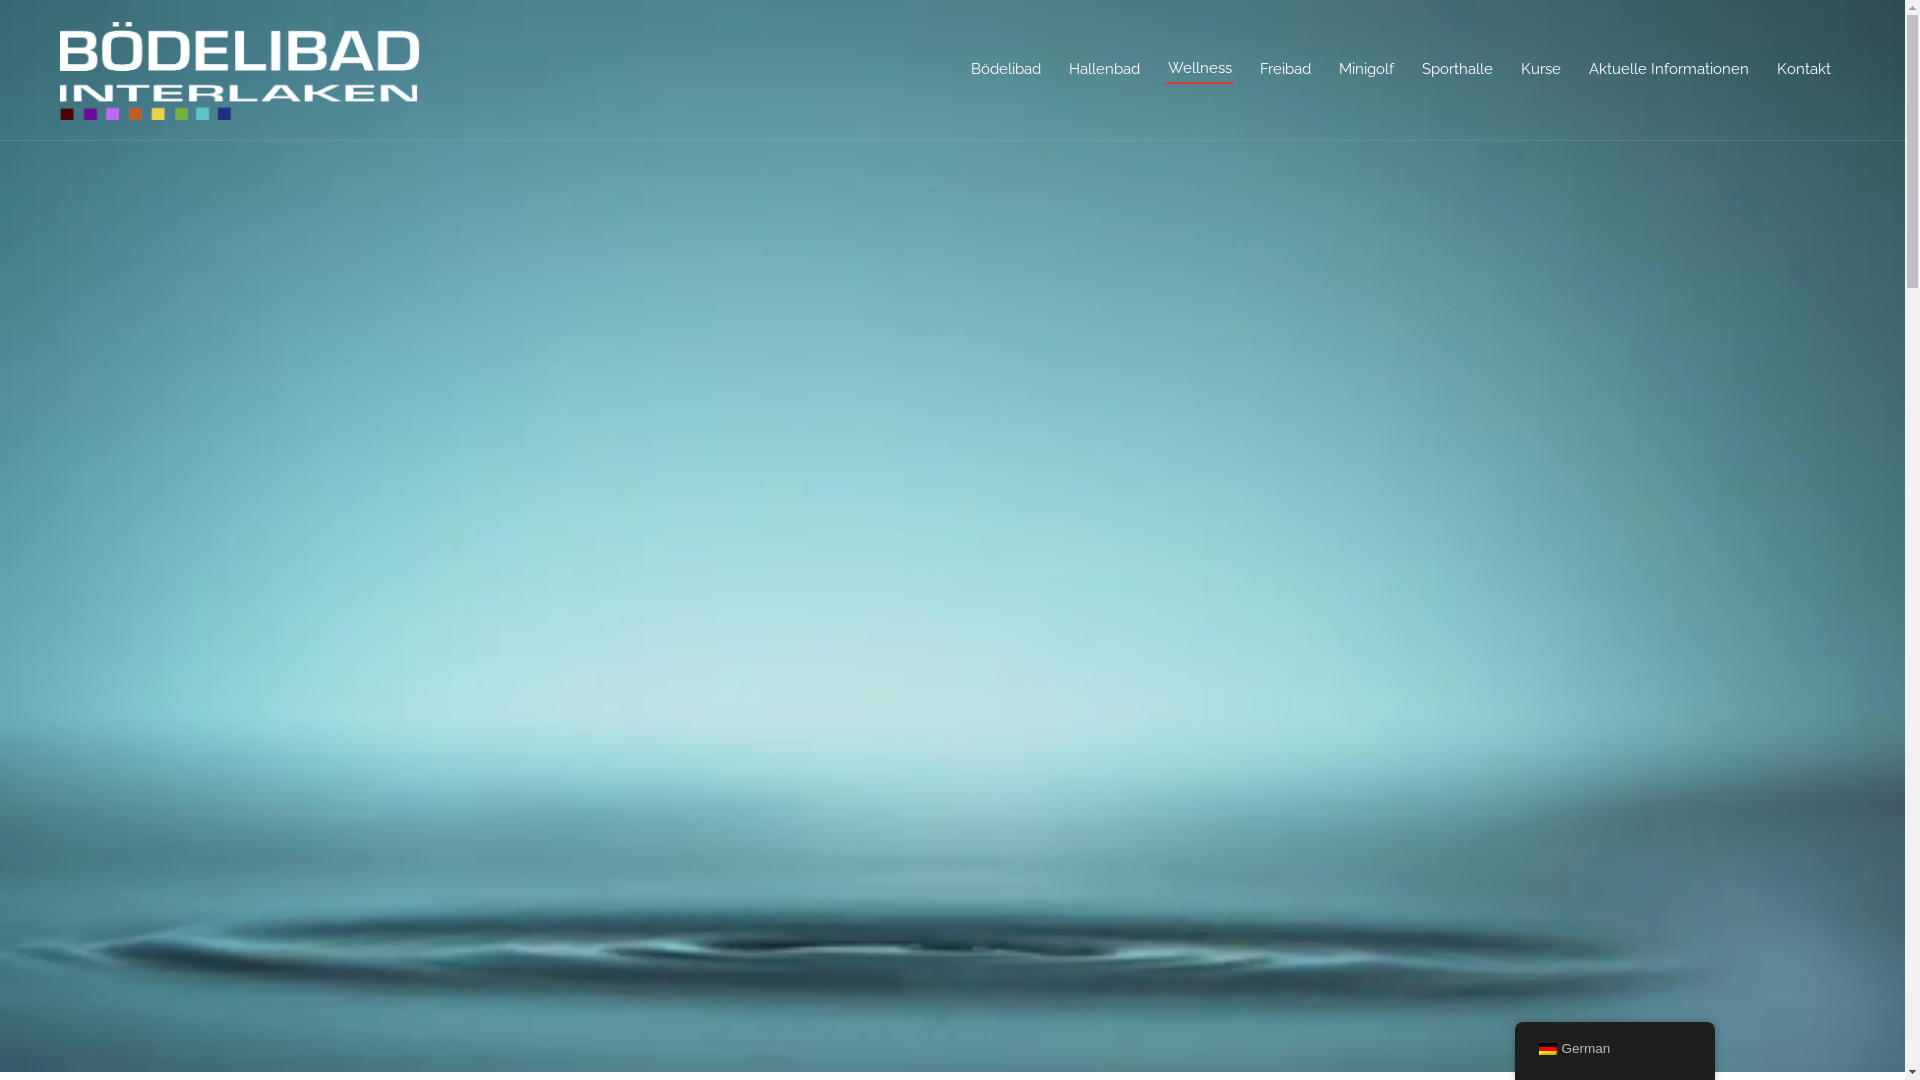 Image resolution: width=1920 pixels, height=1080 pixels. I want to click on 'Kontakt', so click(1804, 68).